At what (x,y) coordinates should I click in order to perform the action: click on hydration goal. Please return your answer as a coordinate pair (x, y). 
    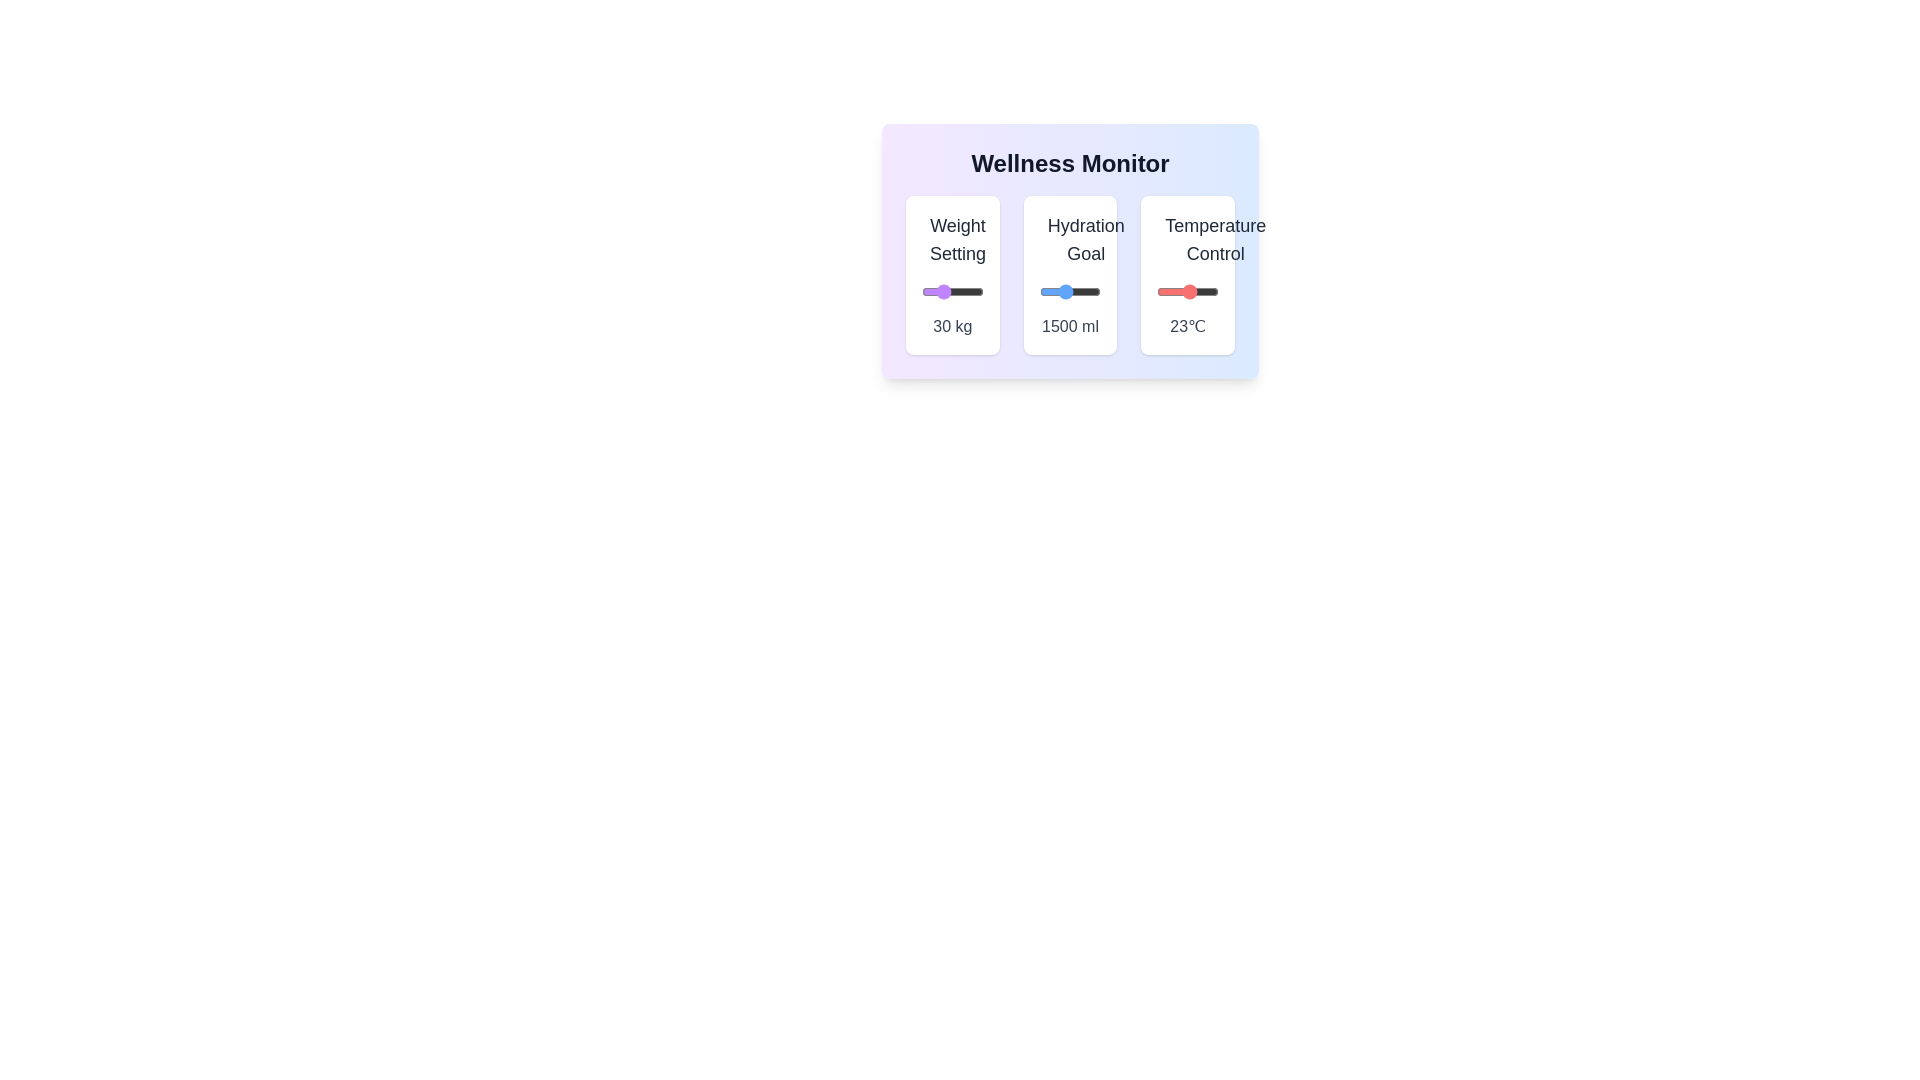
    Looking at the image, I should click on (1050, 292).